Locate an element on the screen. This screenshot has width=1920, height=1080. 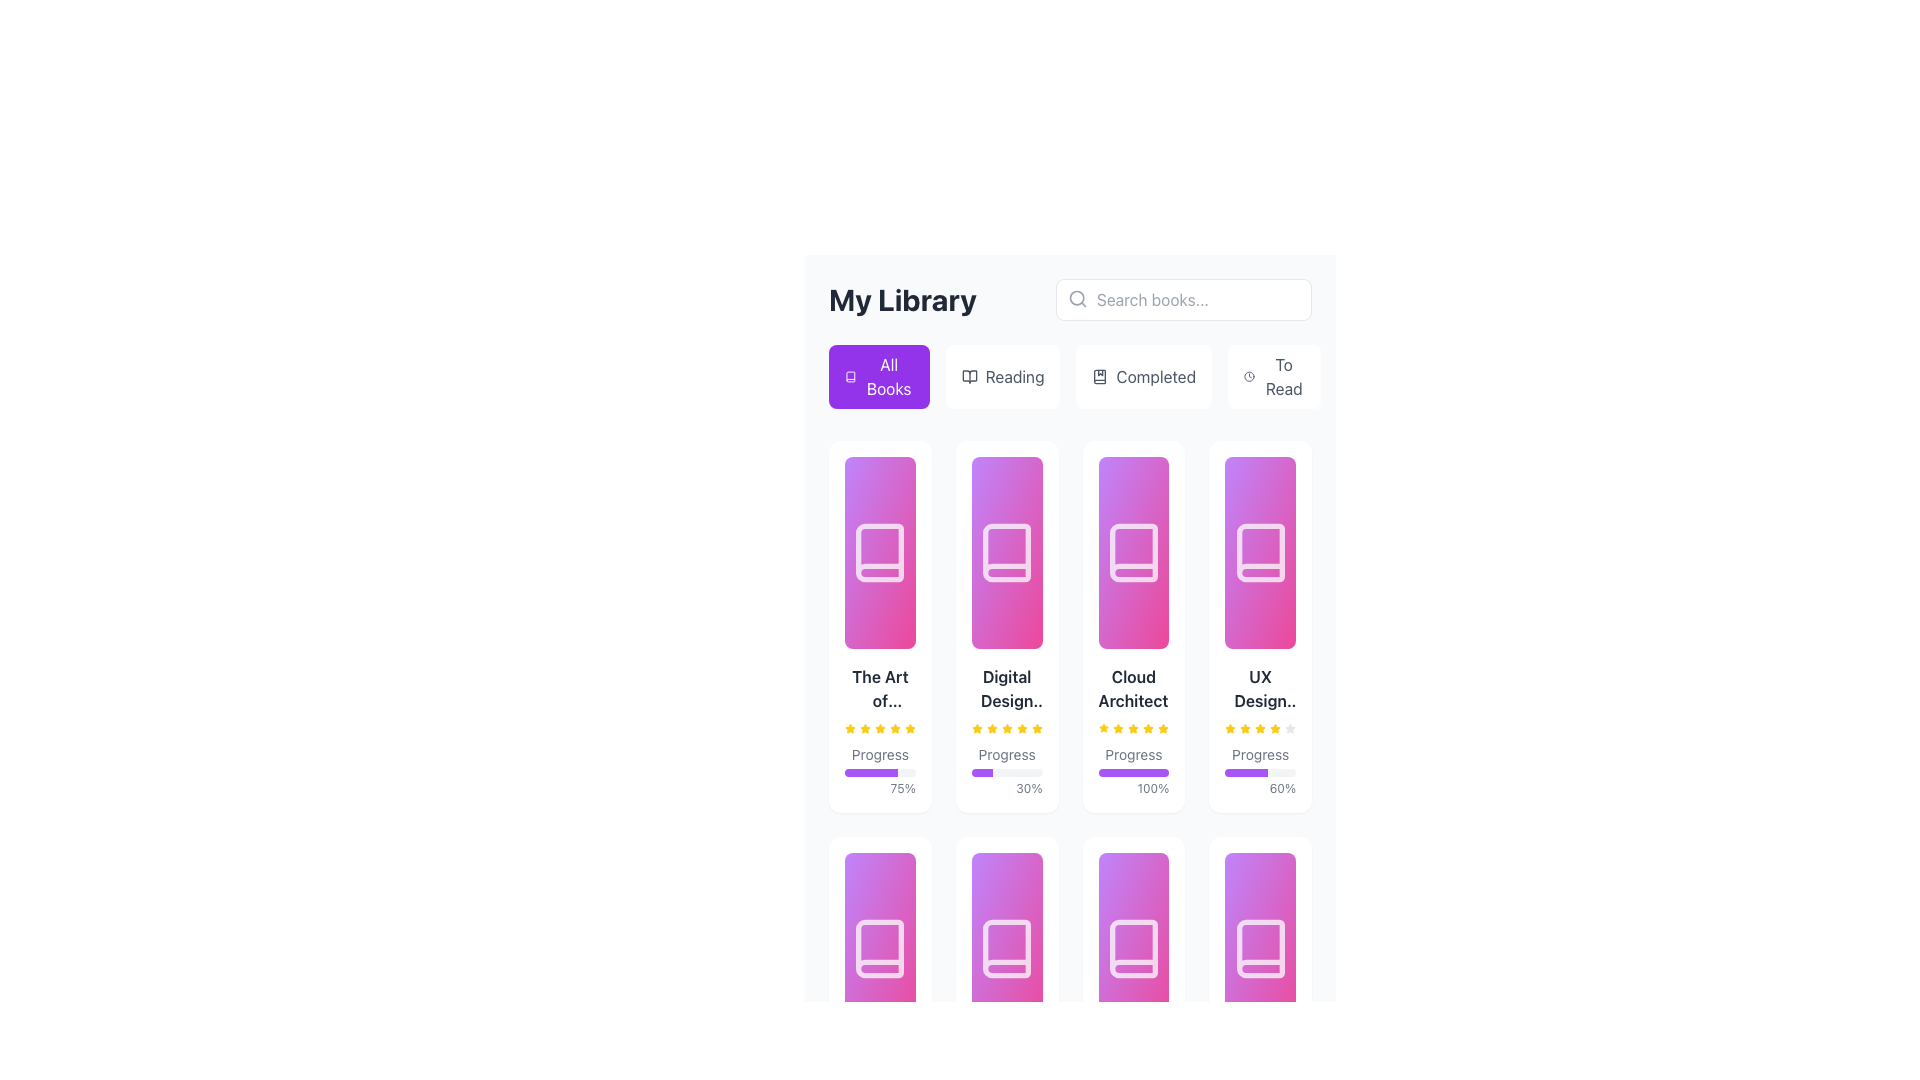
the text label that displays 'Progress' in a small, light gray font, located beneath the yellow star icons and above the progress bar in the third card of the 'My Library' section is located at coordinates (1133, 755).